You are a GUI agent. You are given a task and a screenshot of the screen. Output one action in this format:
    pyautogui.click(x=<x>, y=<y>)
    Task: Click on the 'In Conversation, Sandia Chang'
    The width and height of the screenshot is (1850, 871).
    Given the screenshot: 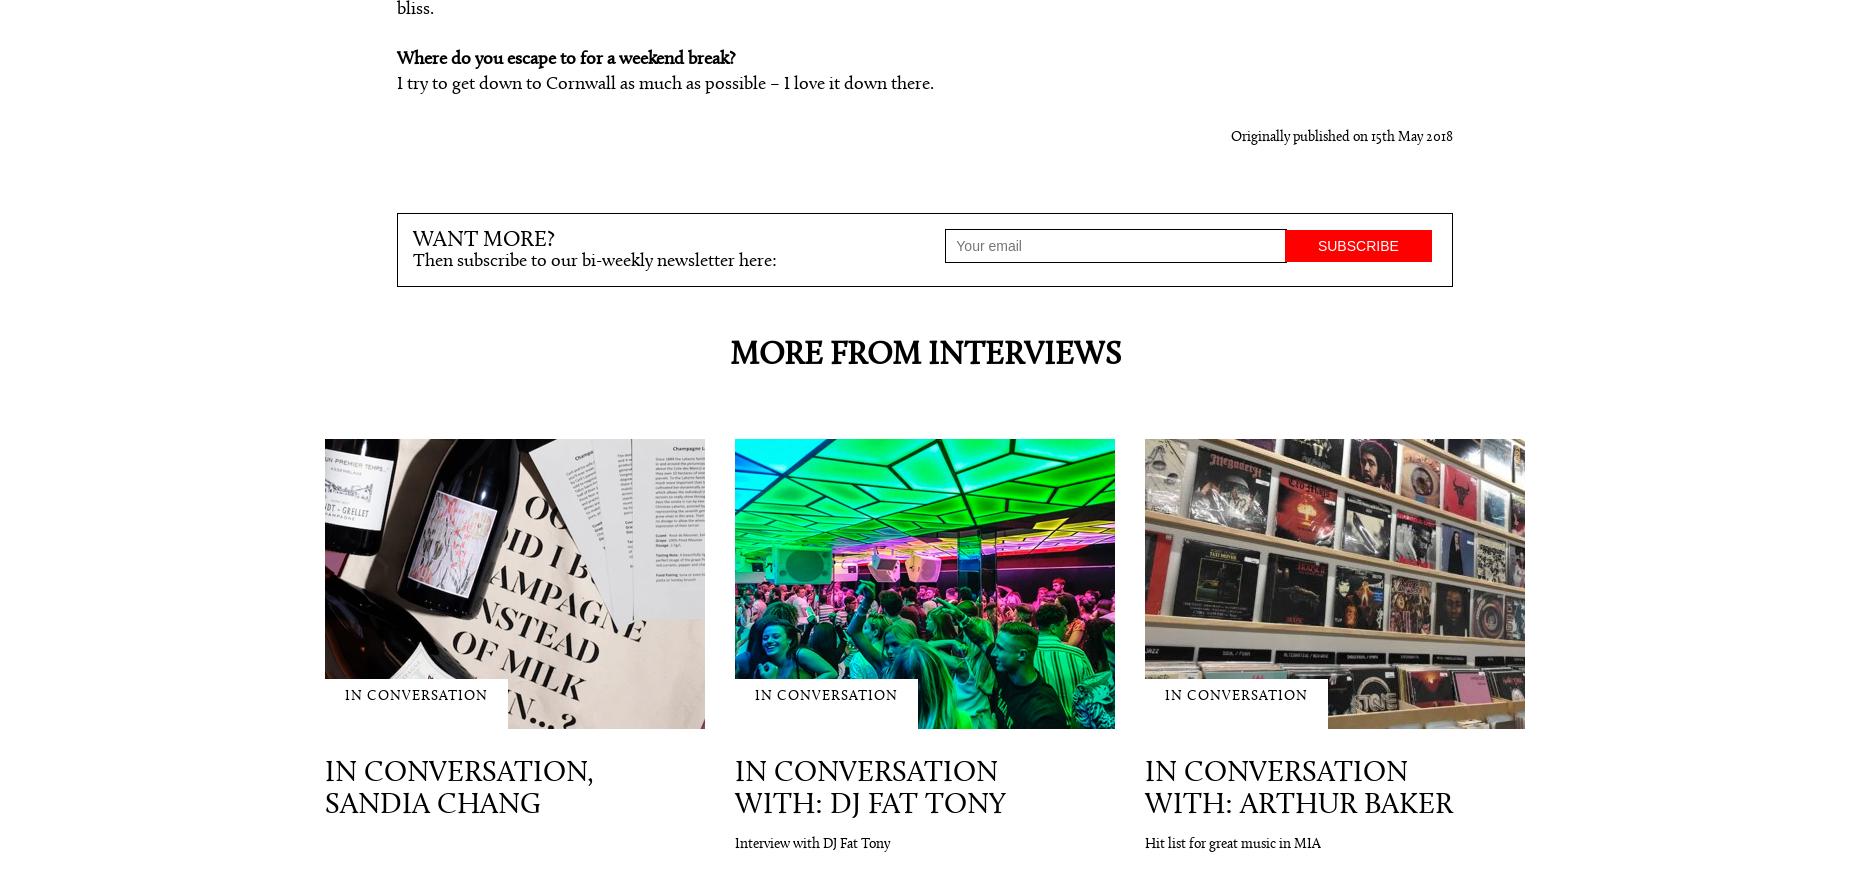 What is the action you would take?
    pyautogui.click(x=458, y=788)
    